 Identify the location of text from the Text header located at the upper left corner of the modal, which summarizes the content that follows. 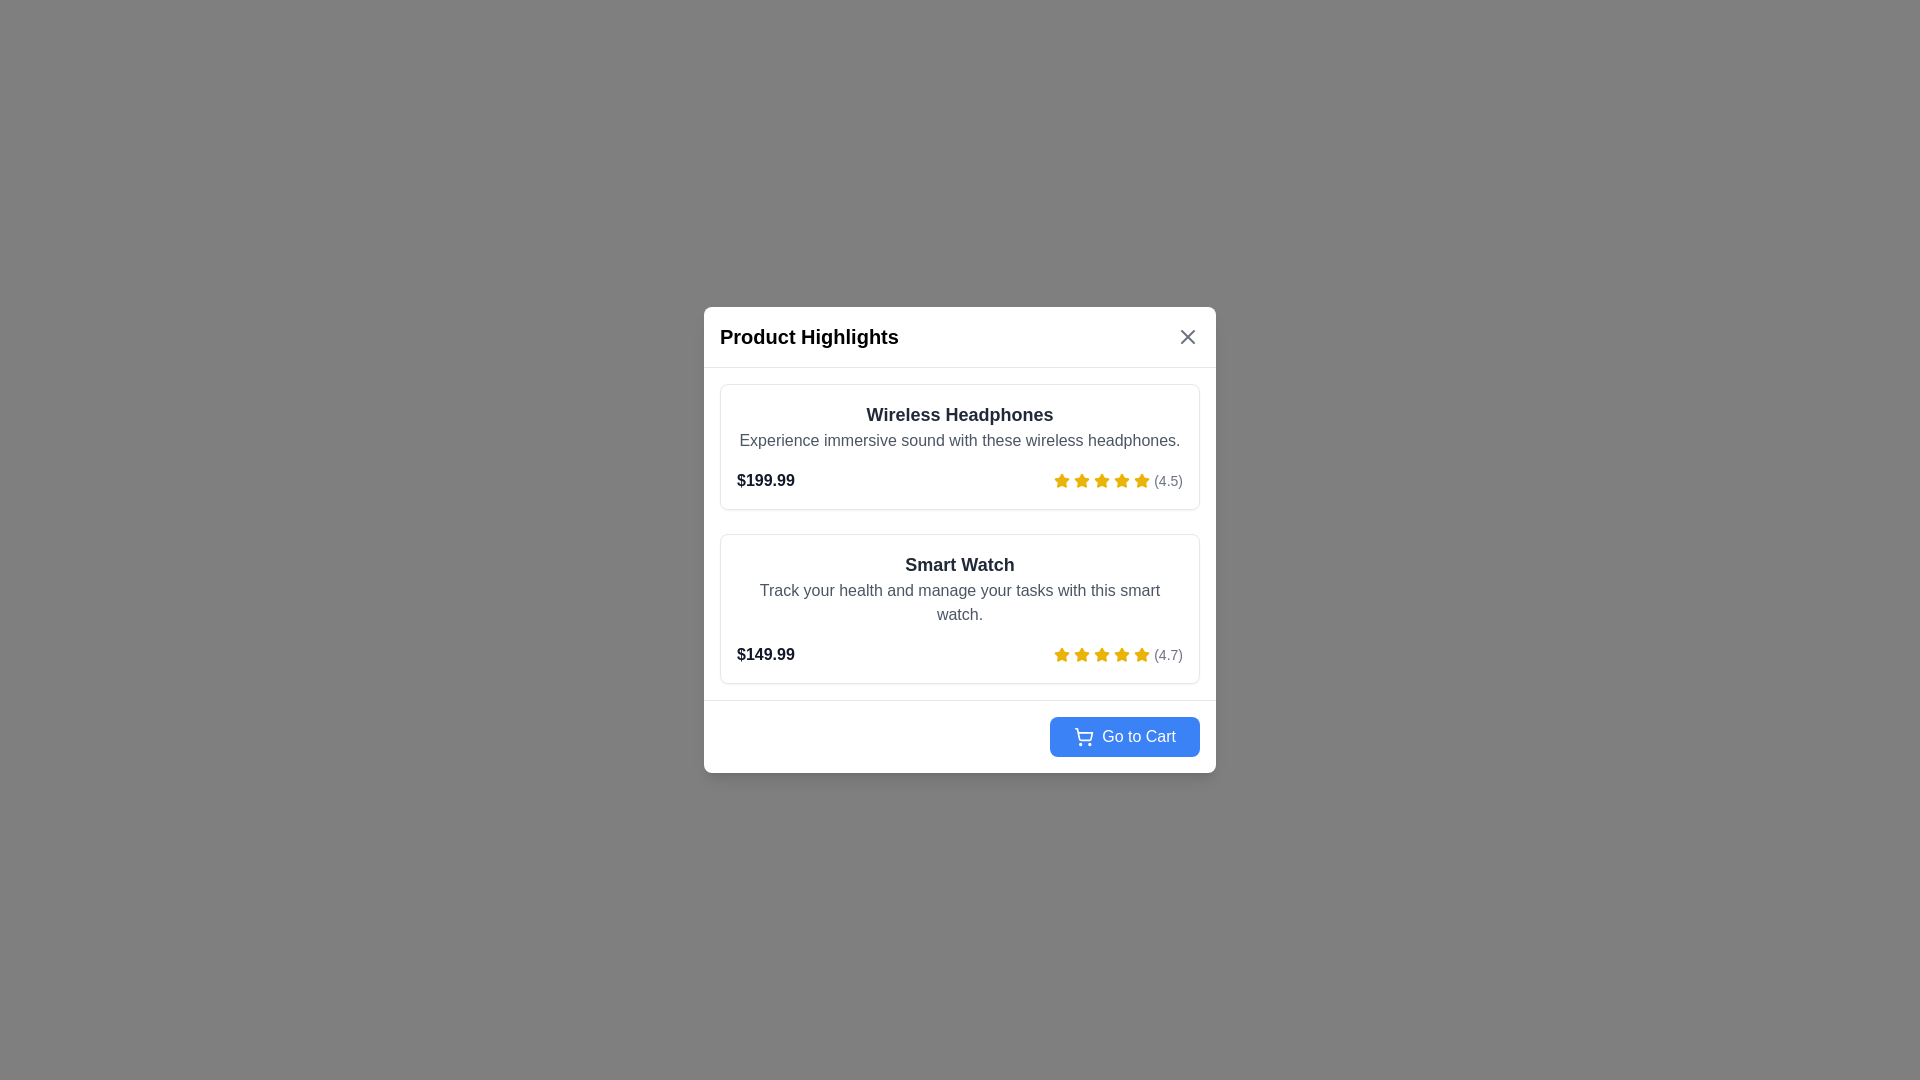
(809, 335).